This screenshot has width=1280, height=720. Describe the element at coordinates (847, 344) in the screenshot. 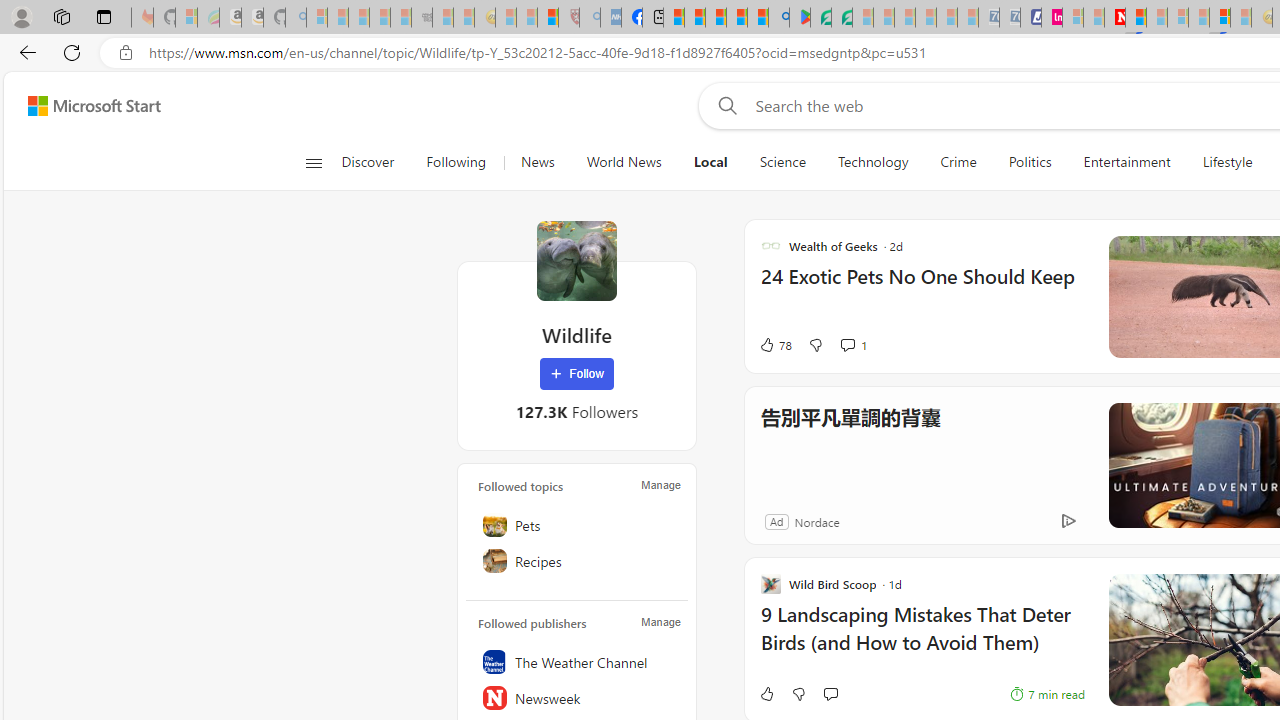

I see `'View comments 1 Comment'` at that location.